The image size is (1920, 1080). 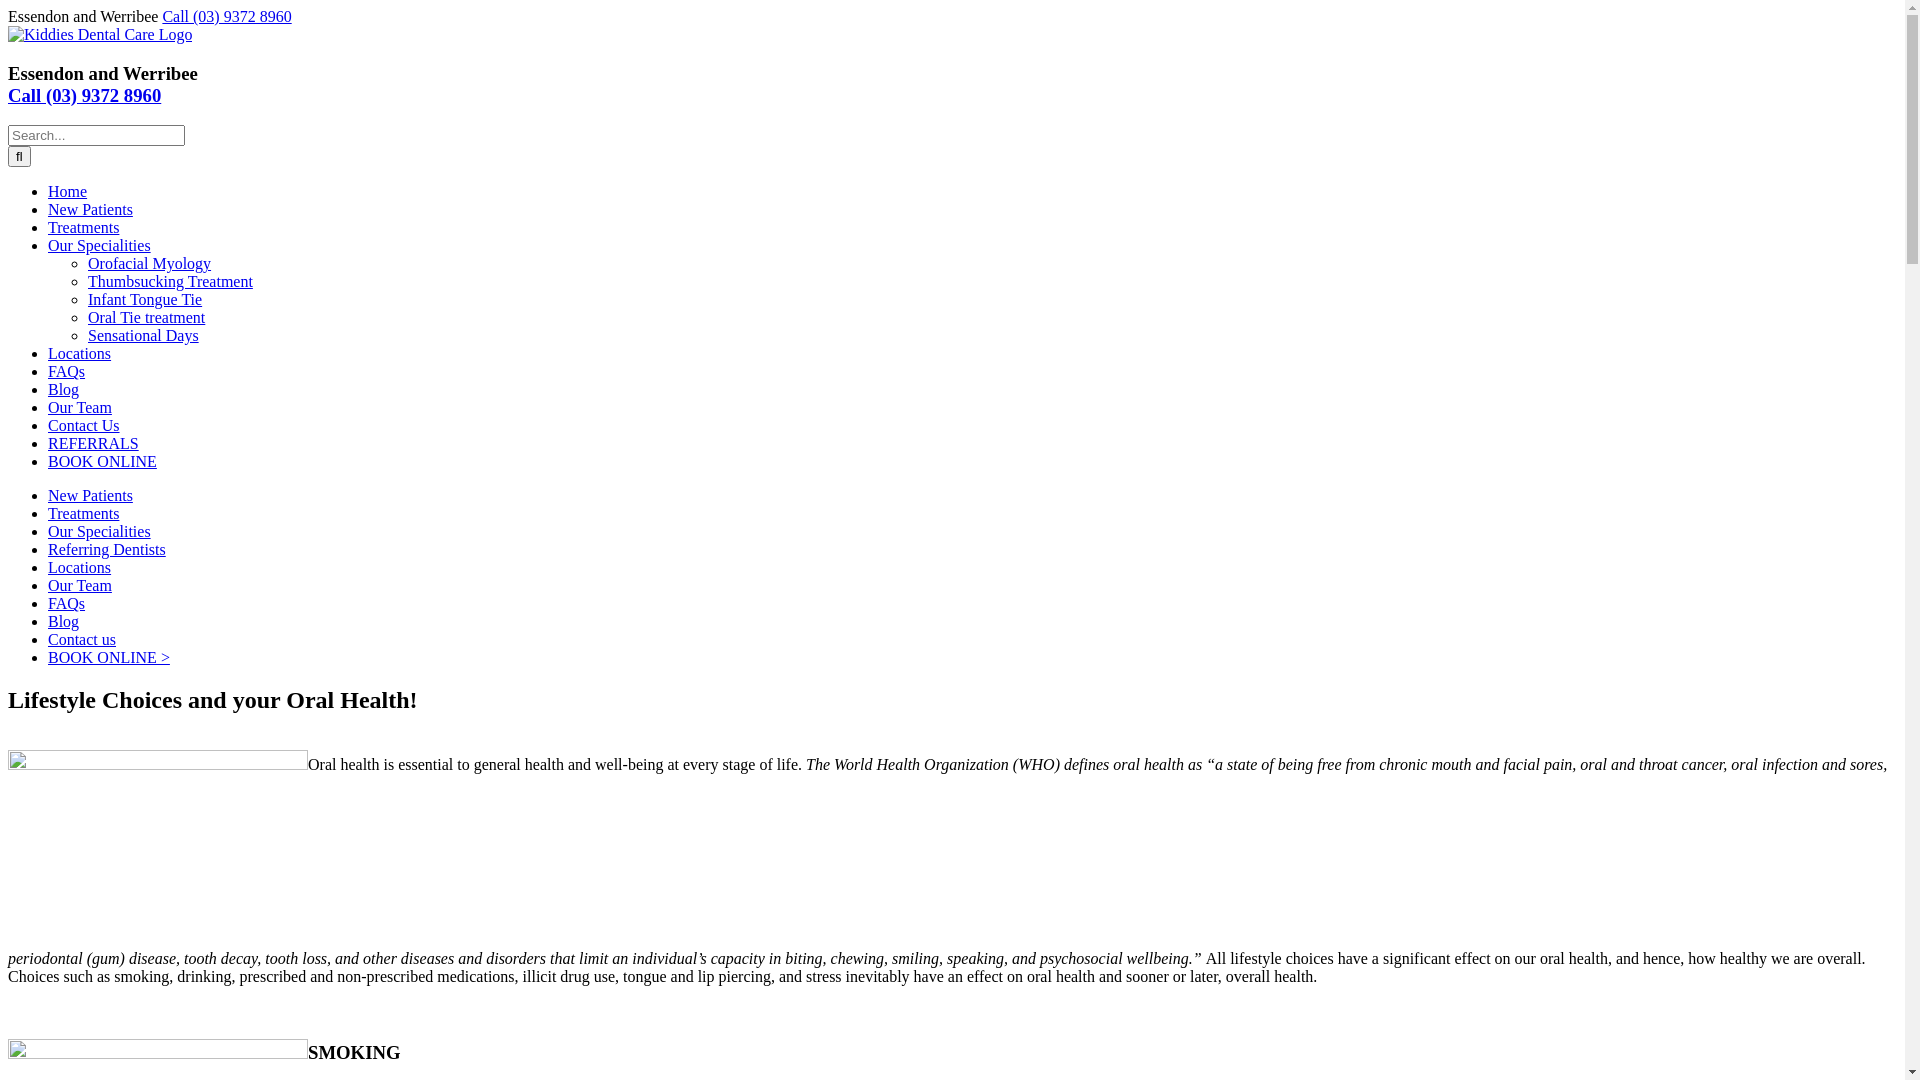 I want to click on 'Locations', so click(x=79, y=352).